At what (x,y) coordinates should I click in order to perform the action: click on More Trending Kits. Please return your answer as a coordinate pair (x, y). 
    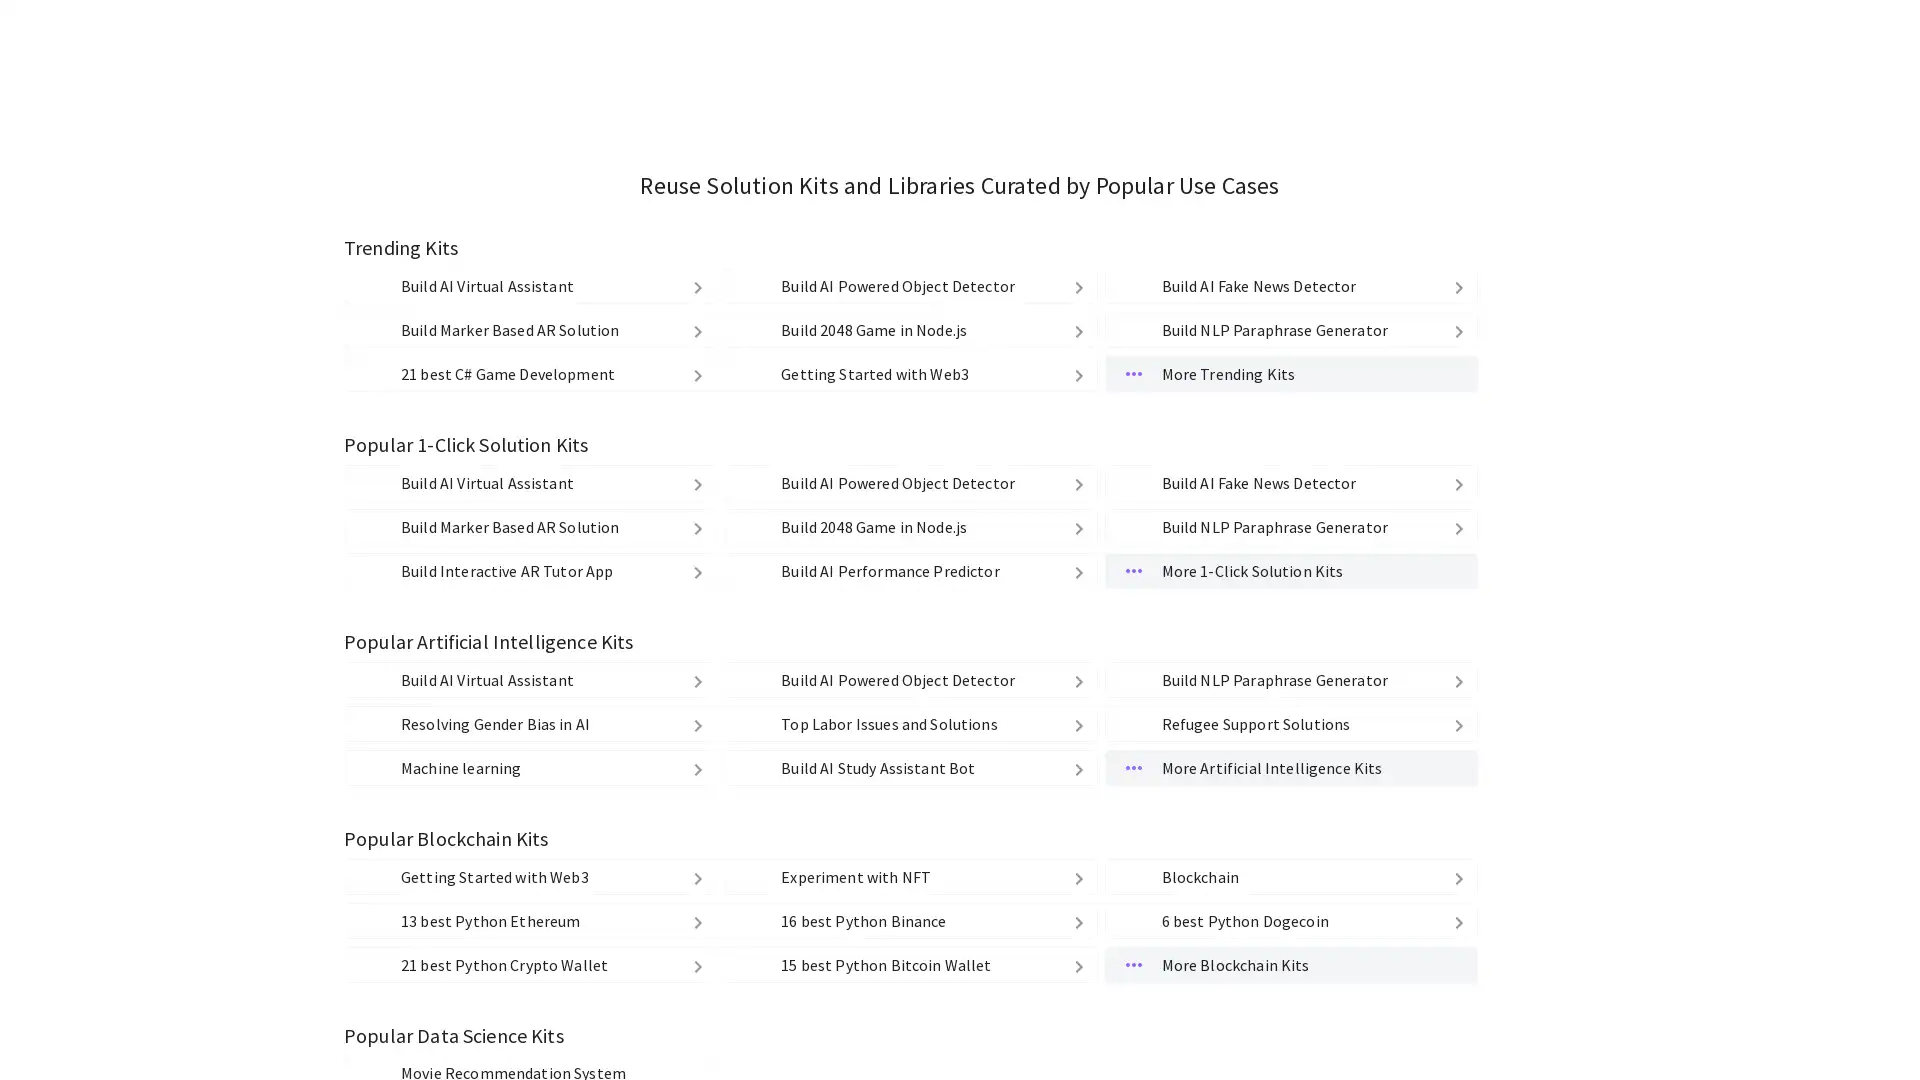
    Looking at the image, I should click on (1290, 874).